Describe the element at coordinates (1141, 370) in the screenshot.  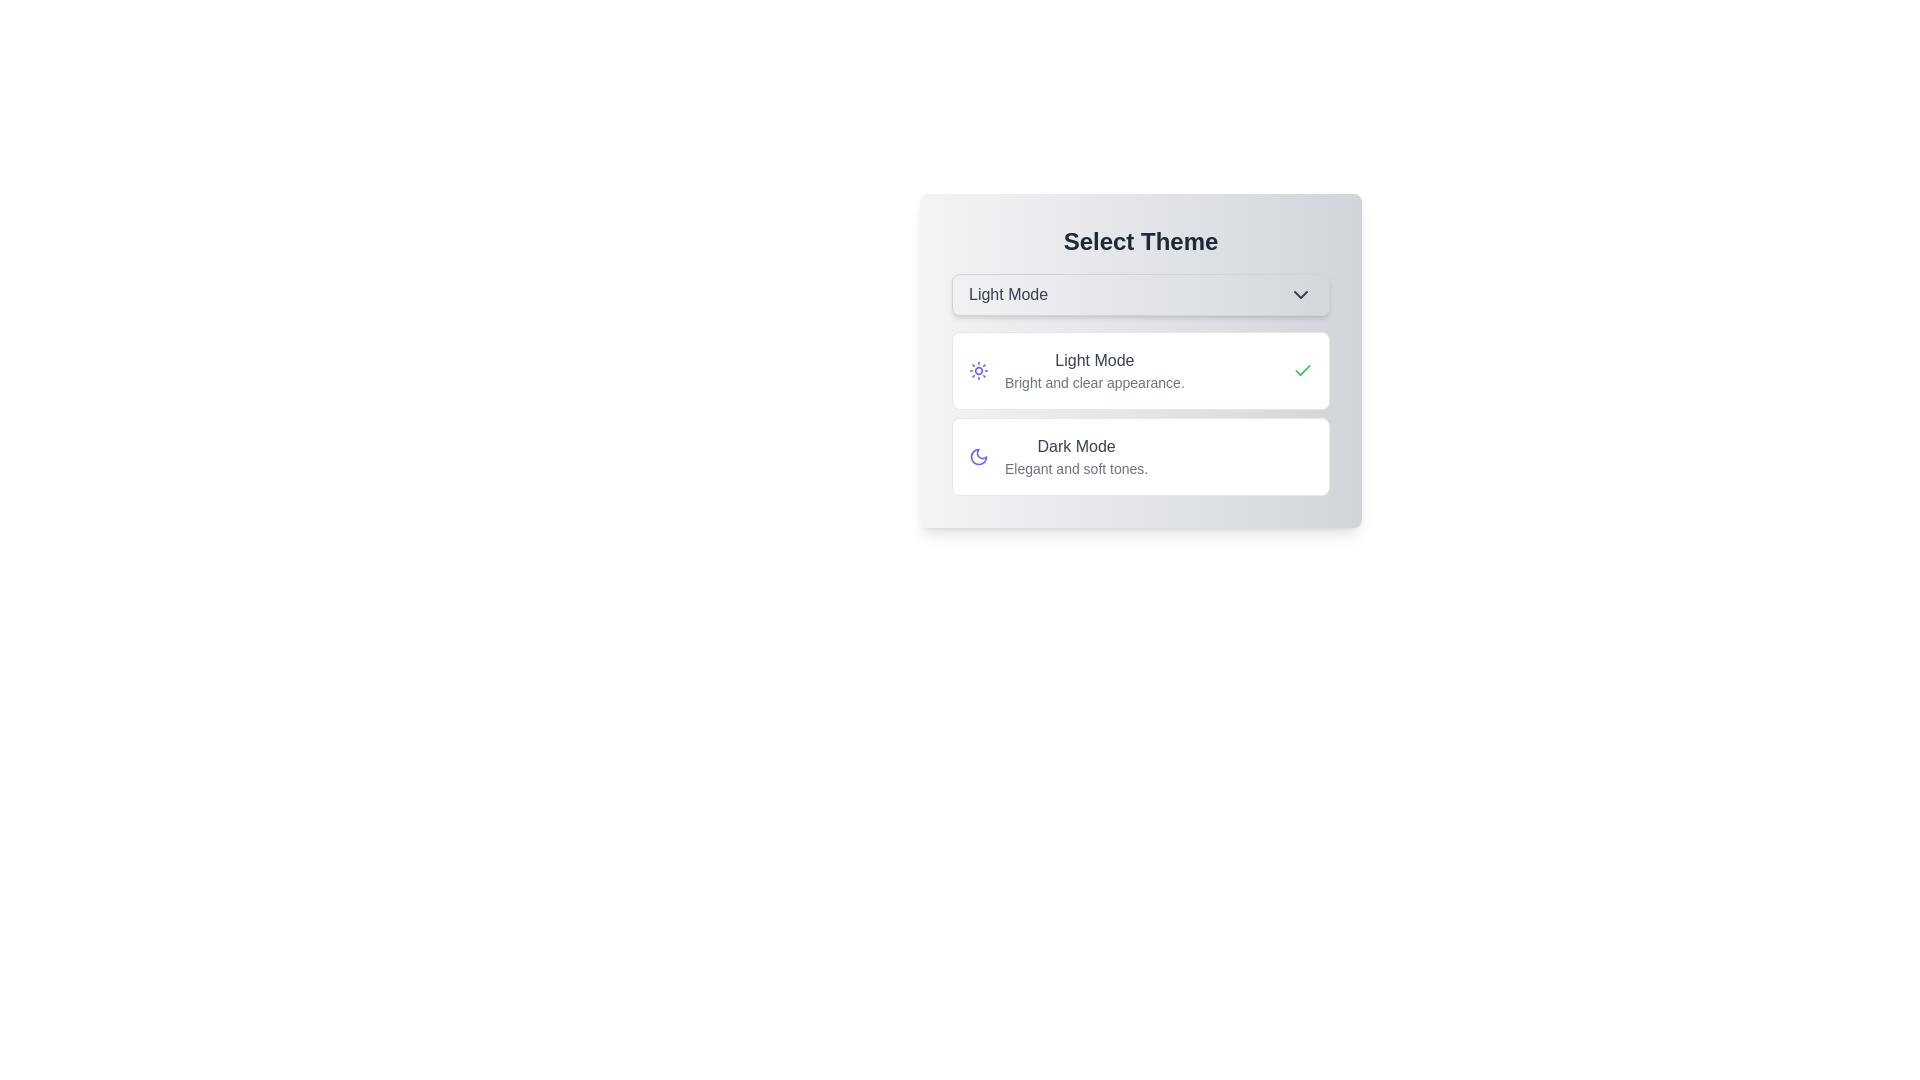
I see `the theme Light Mode from the menu` at that location.